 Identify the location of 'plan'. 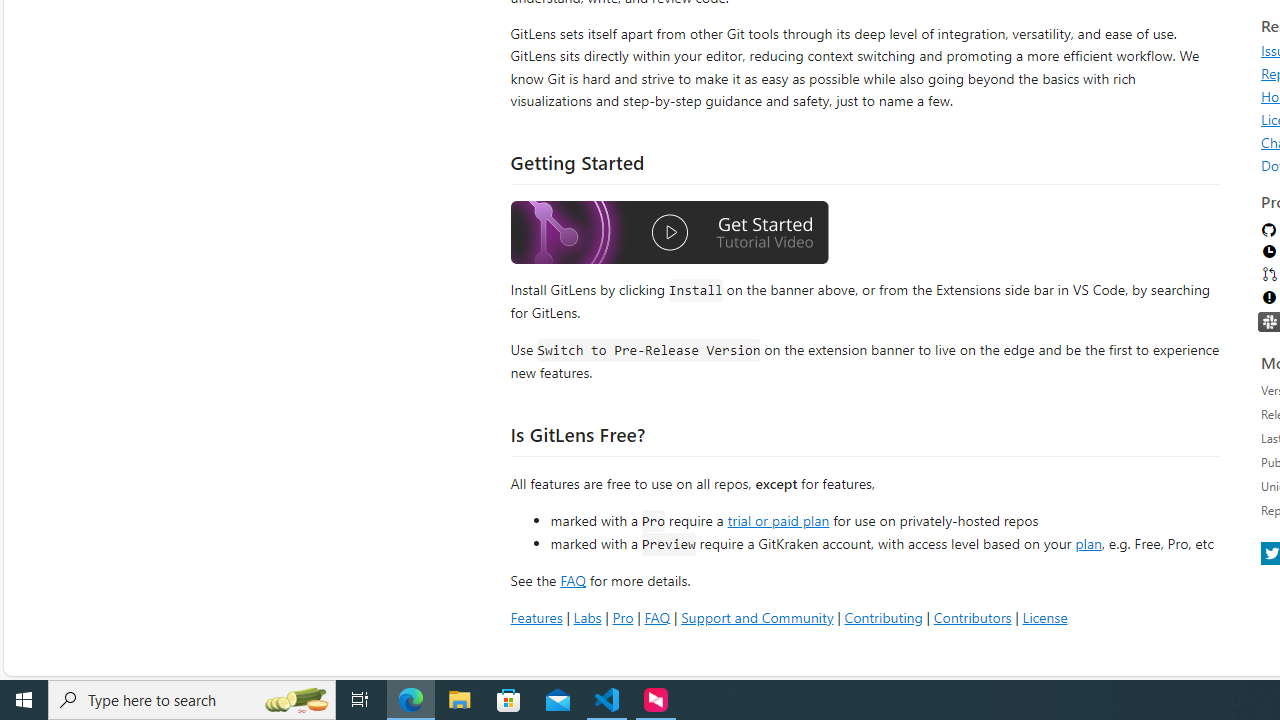
(1087, 543).